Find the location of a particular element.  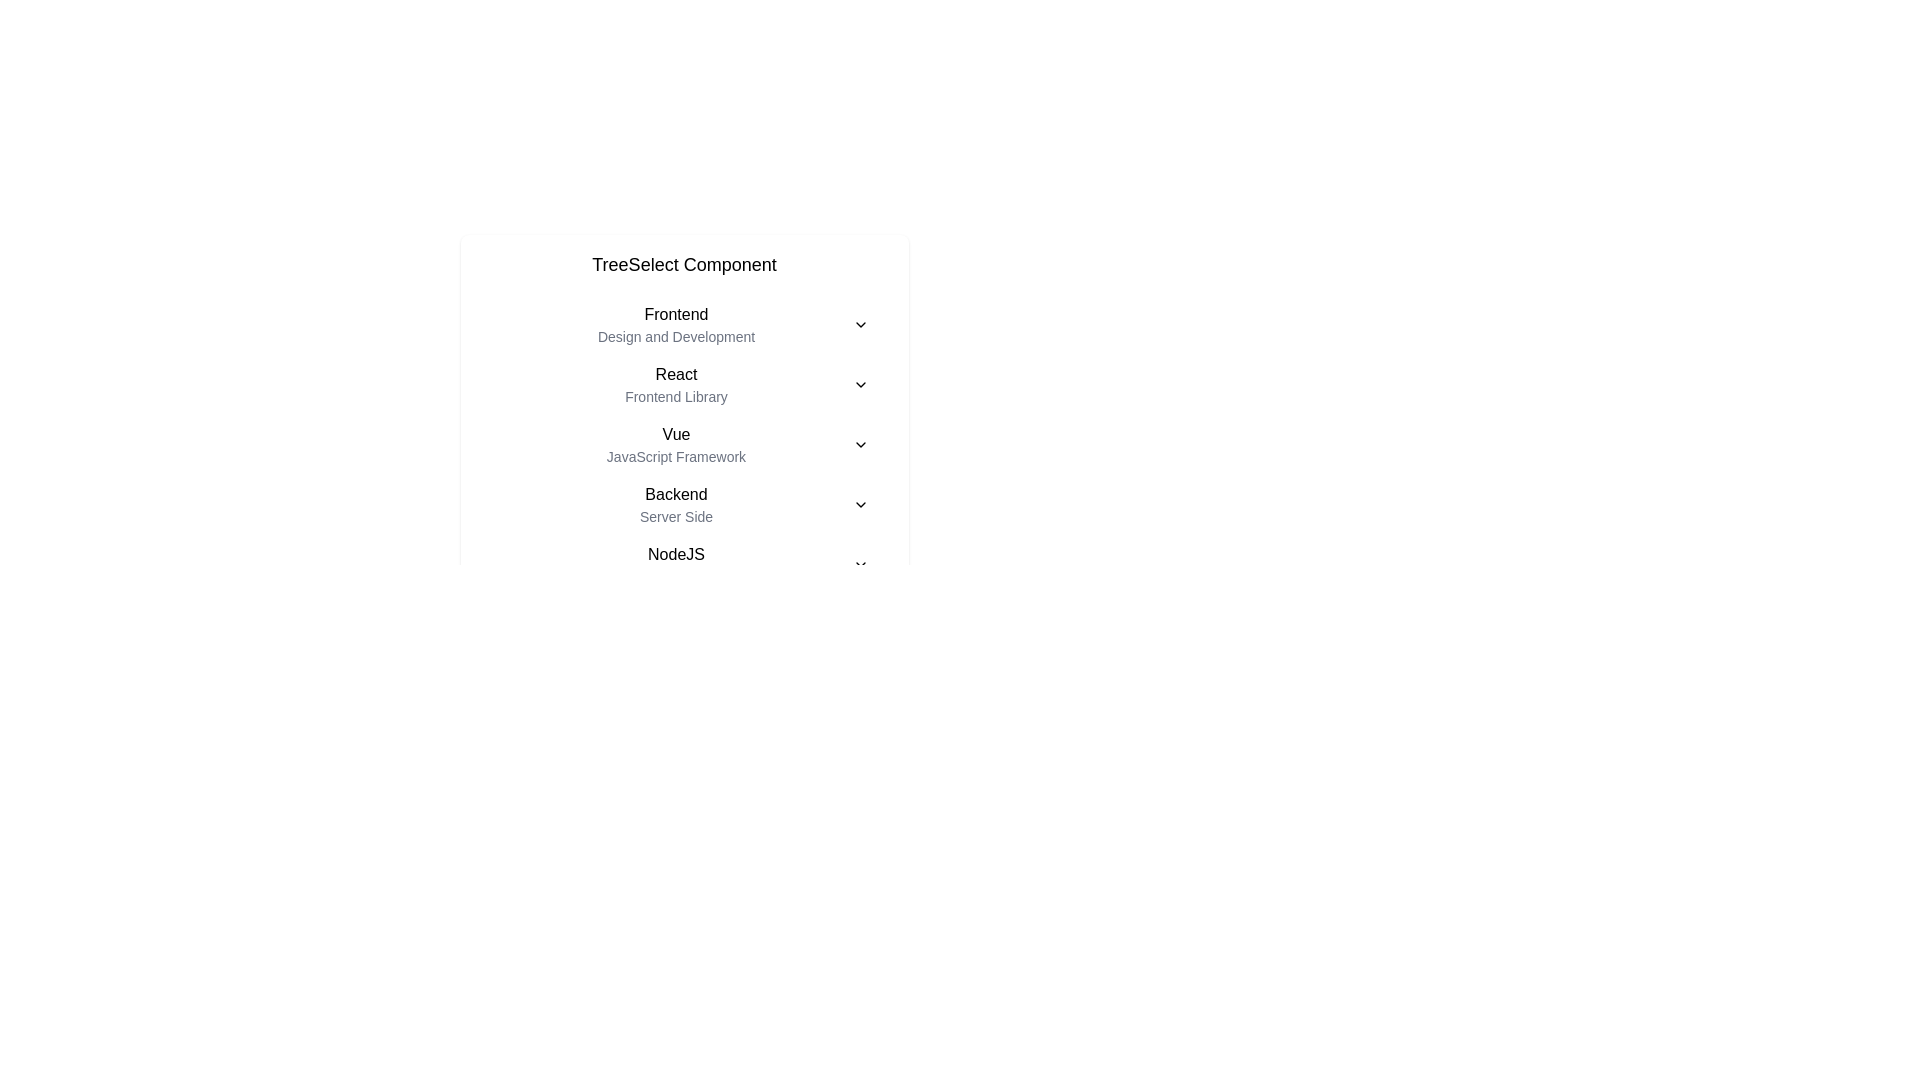

the Text label in the tree structure under the 'Backend Server Side' category is located at coordinates (684, 564).